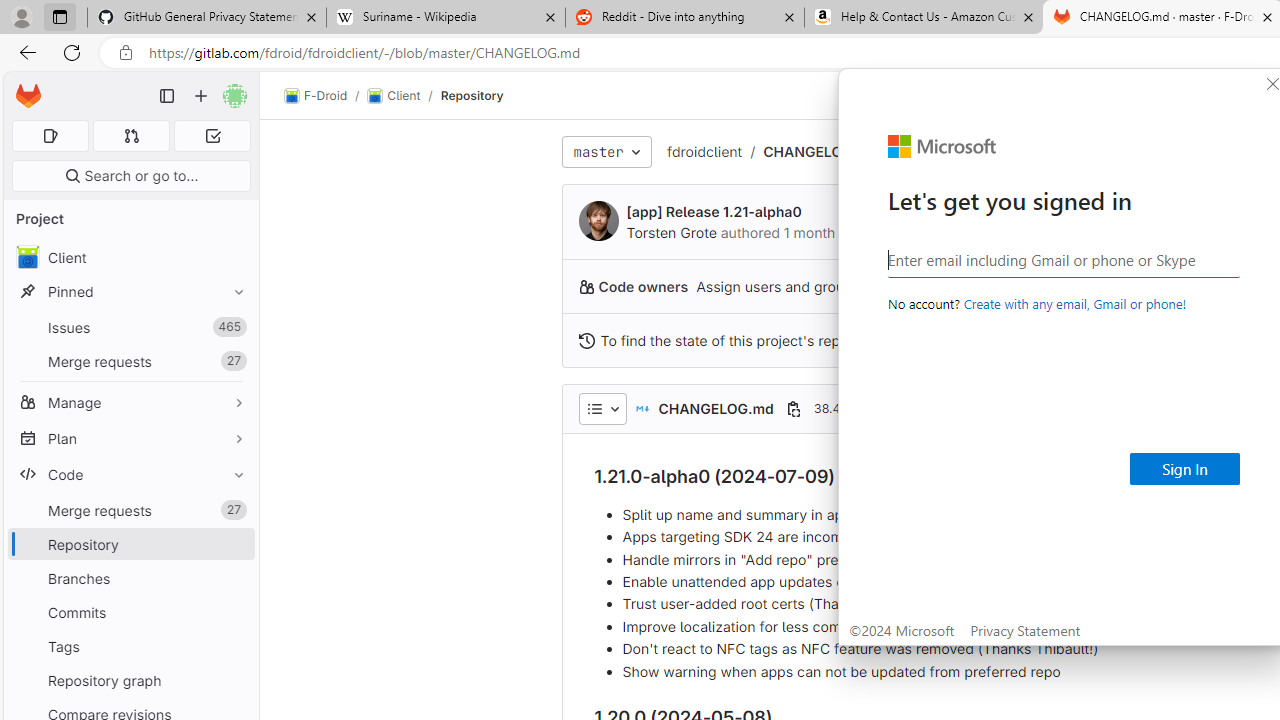  Describe the element at coordinates (130, 578) in the screenshot. I see `'Branches'` at that location.